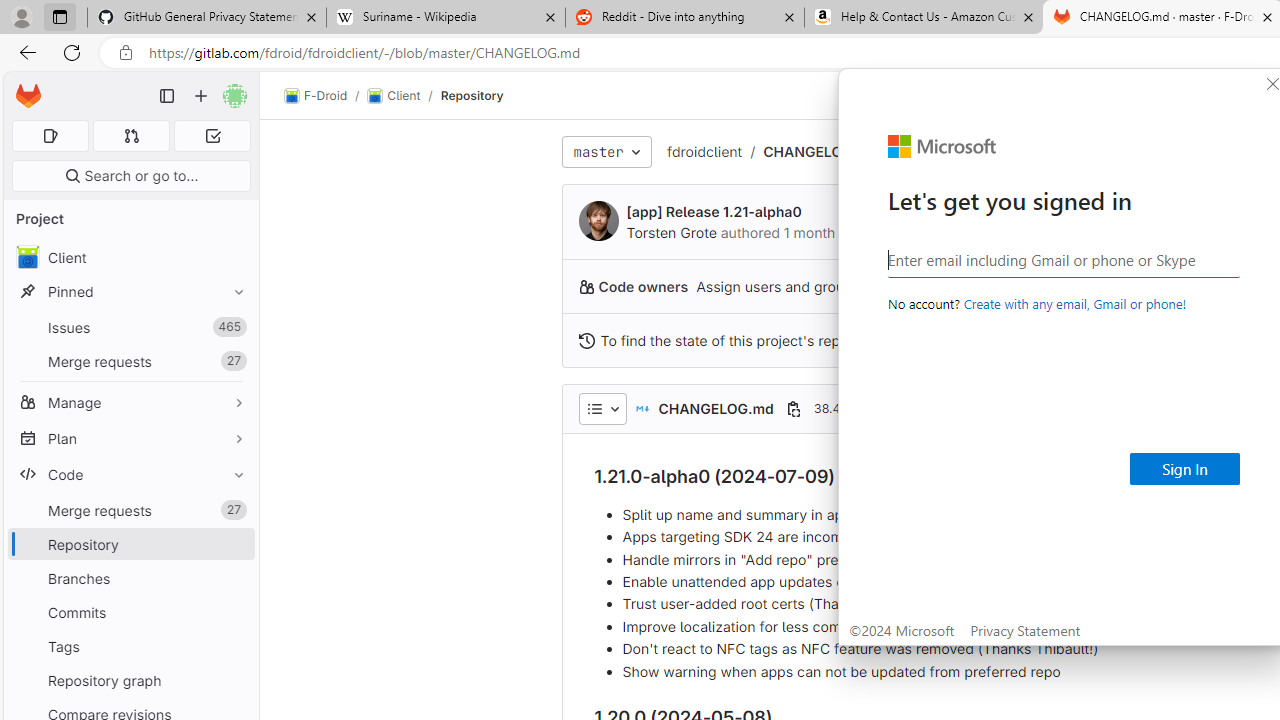  Describe the element at coordinates (130, 578) in the screenshot. I see `'Branches'` at that location.